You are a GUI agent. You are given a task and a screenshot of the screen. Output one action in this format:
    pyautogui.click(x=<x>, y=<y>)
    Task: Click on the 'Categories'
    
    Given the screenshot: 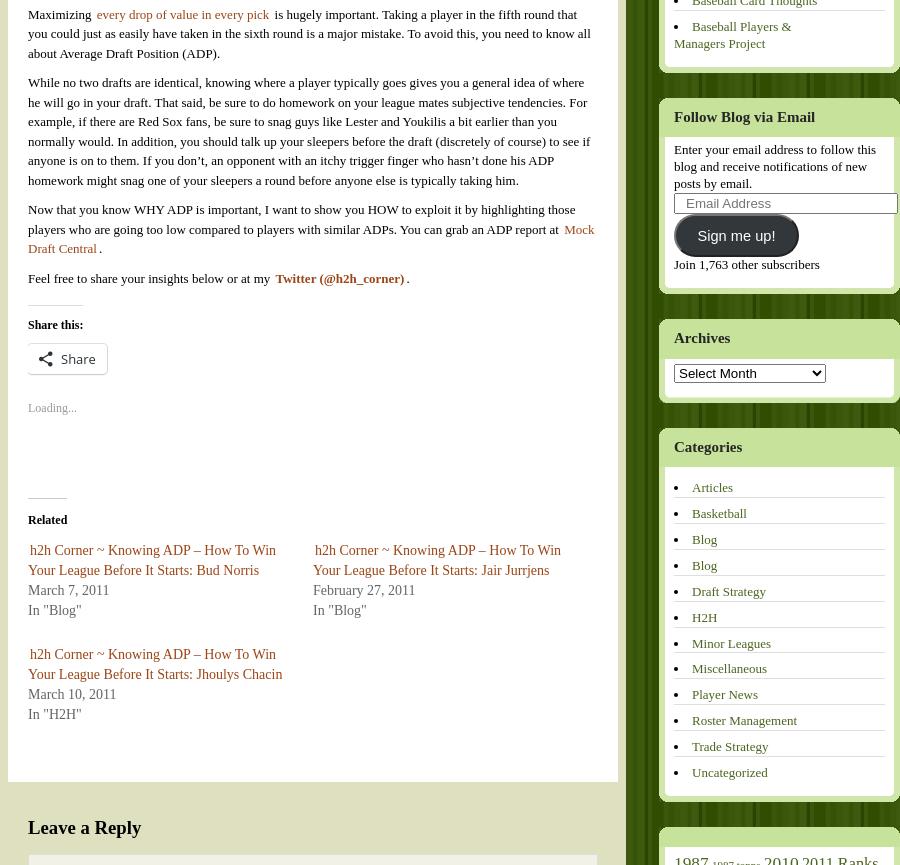 What is the action you would take?
    pyautogui.click(x=707, y=444)
    